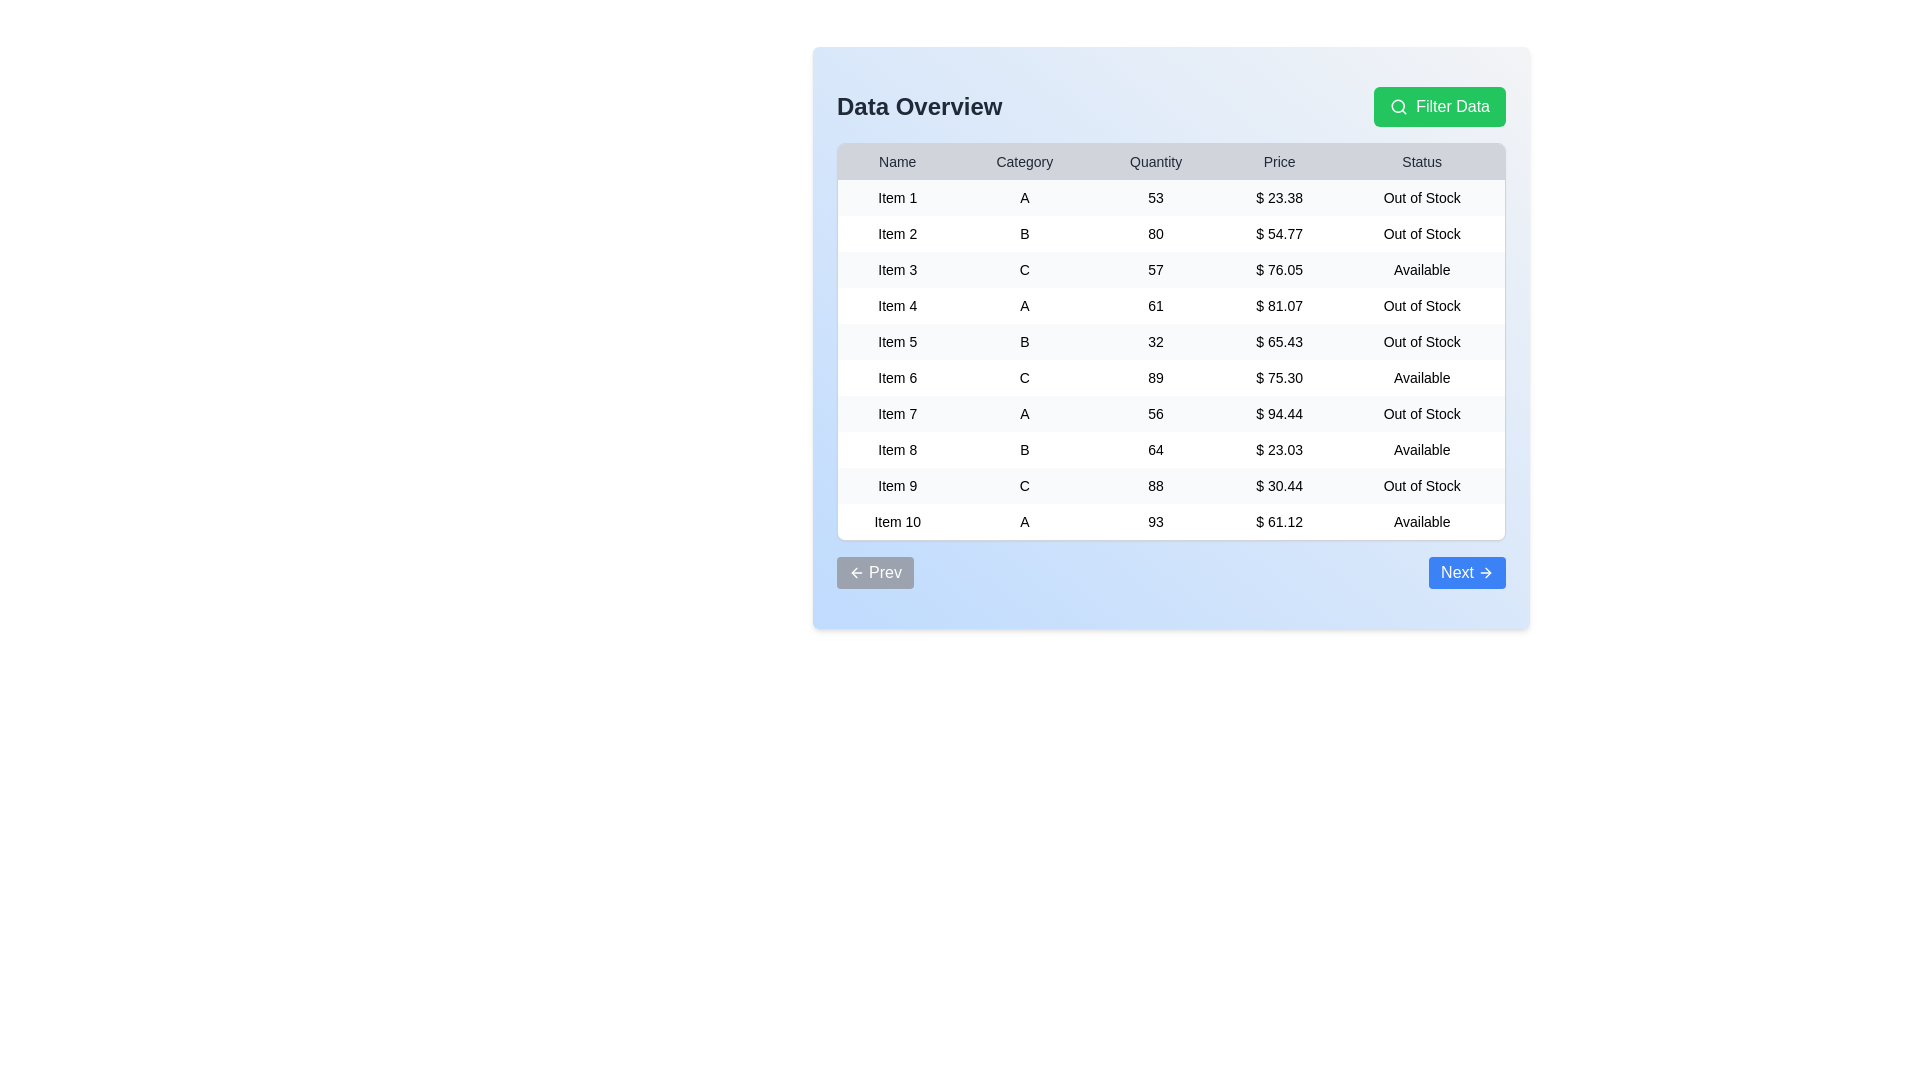  Describe the element at coordinates (896, 161) in the screenshot. I see `the table header Name to sort the table by that column` at that location.